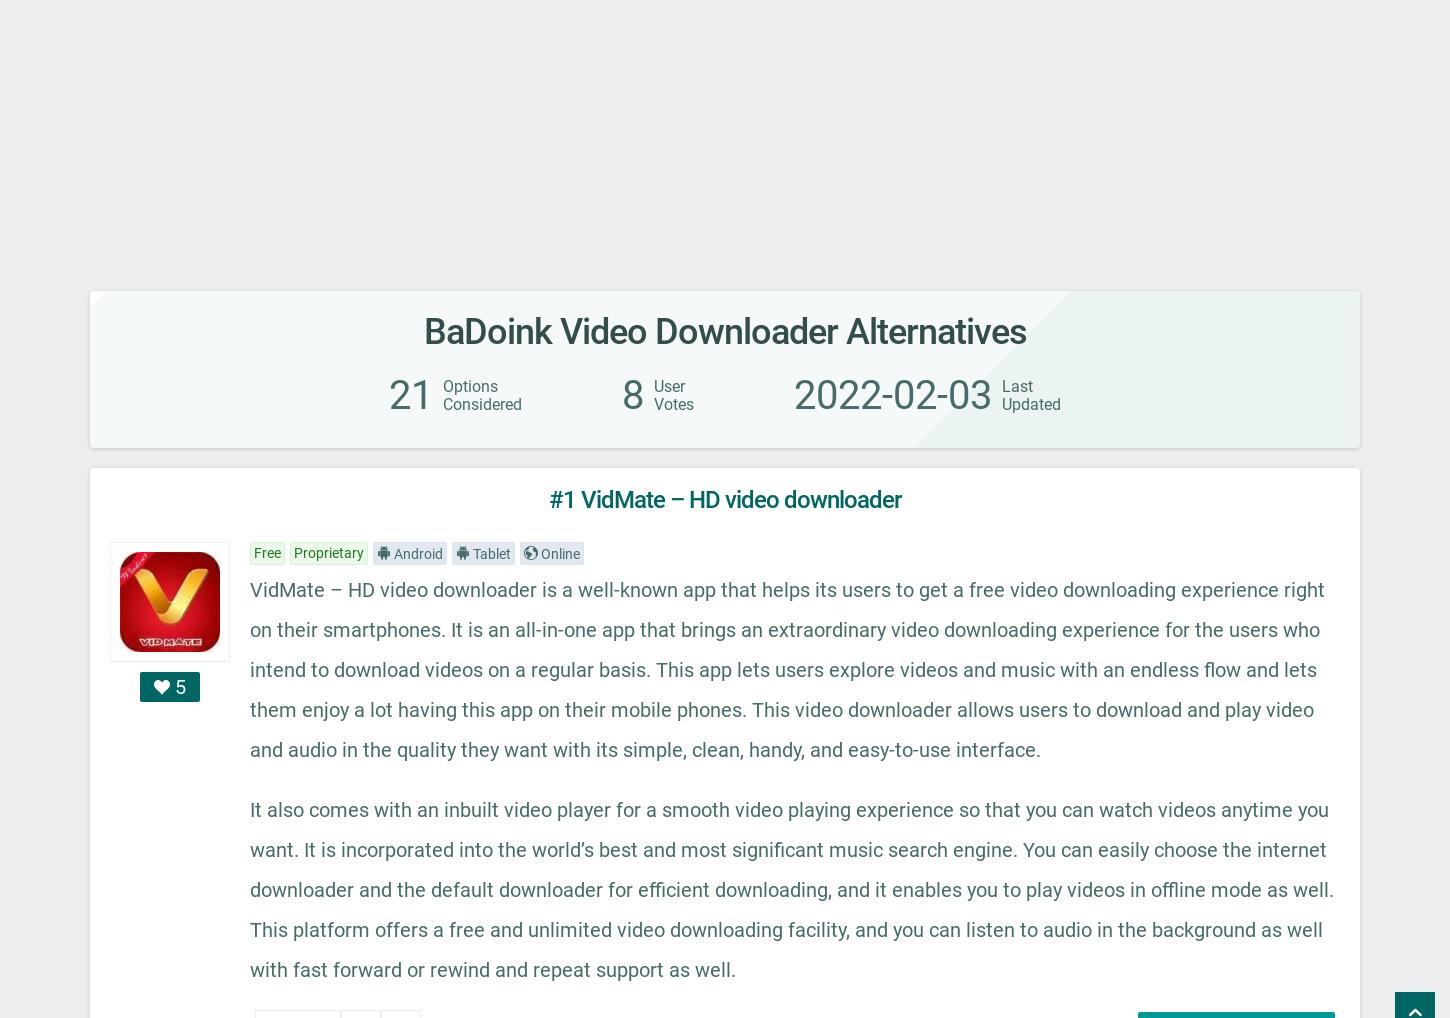 The height and width of the screenshot is (1018, 1450). Describe the element at coordinates (668, 386) in the screenshot. I see `'User'` at that location.